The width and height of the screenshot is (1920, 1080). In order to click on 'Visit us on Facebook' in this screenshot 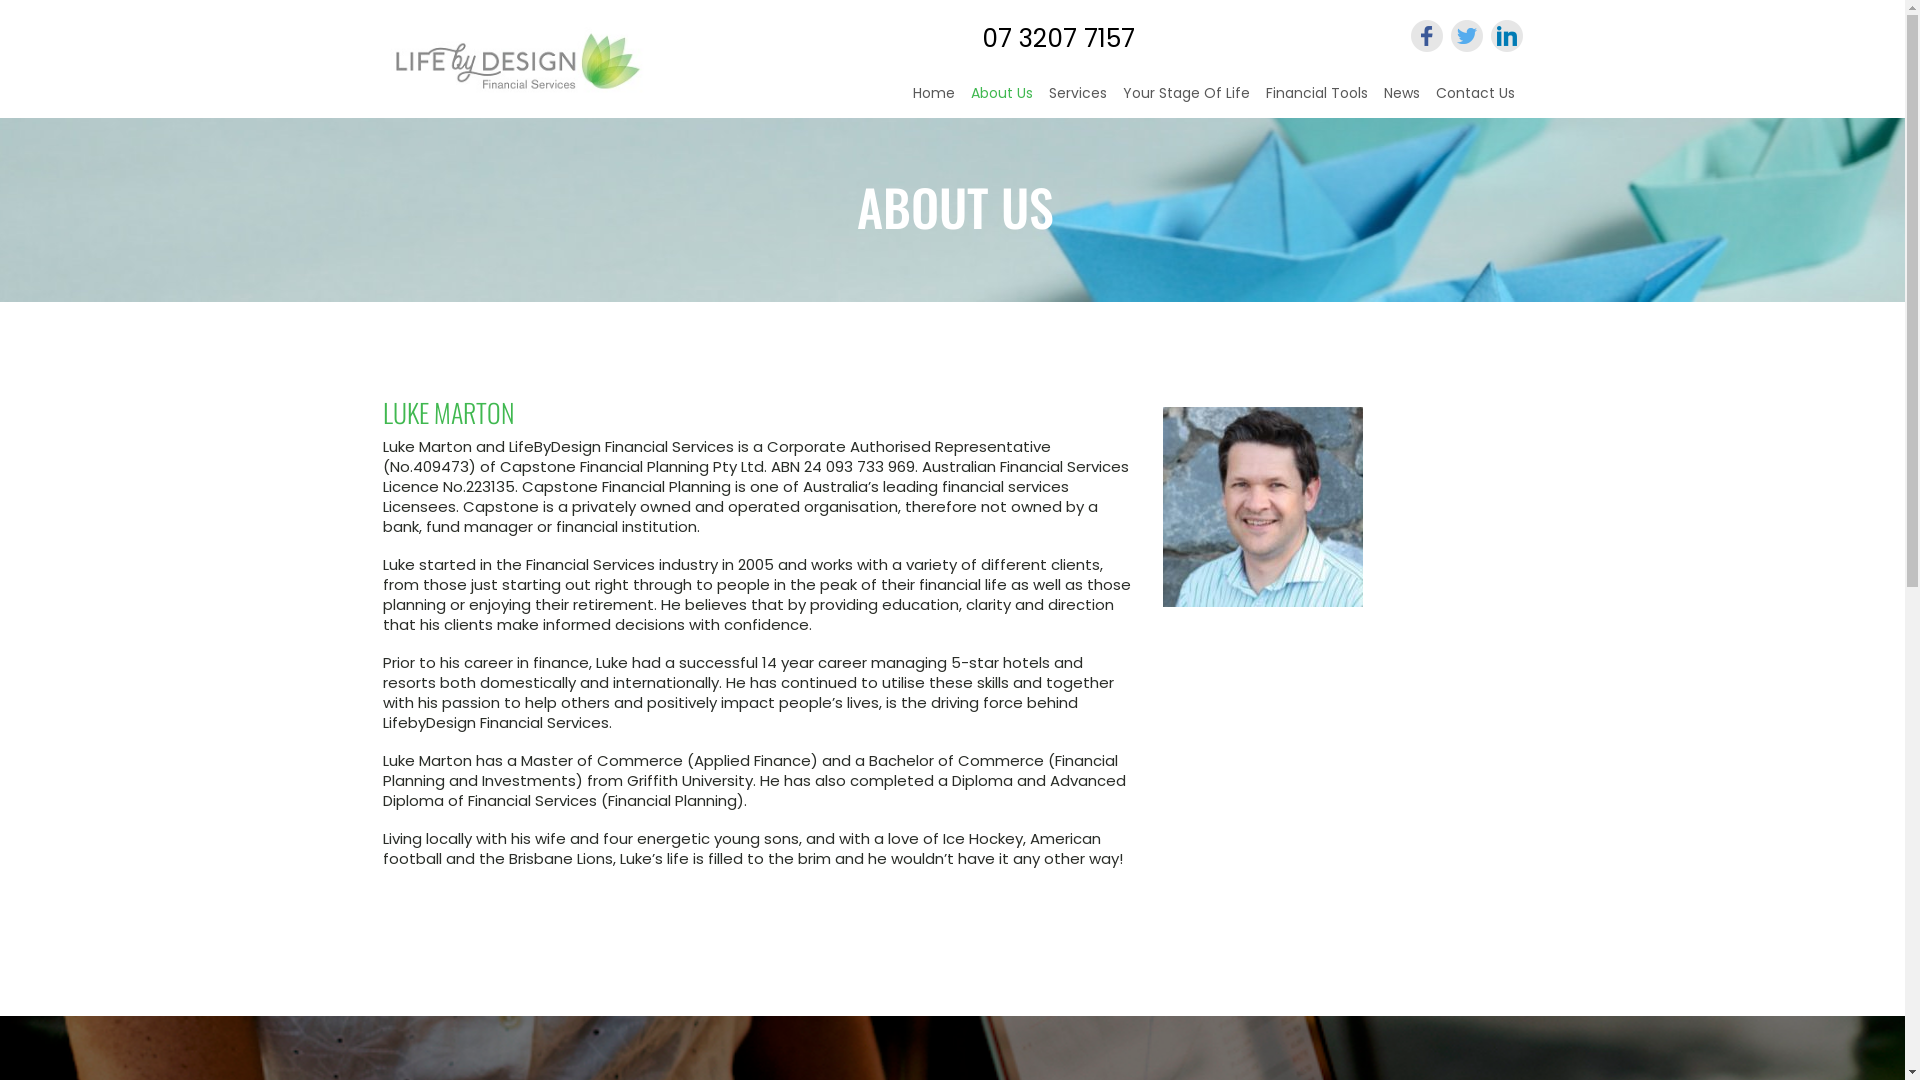, I will do `click(1424, 35)`.